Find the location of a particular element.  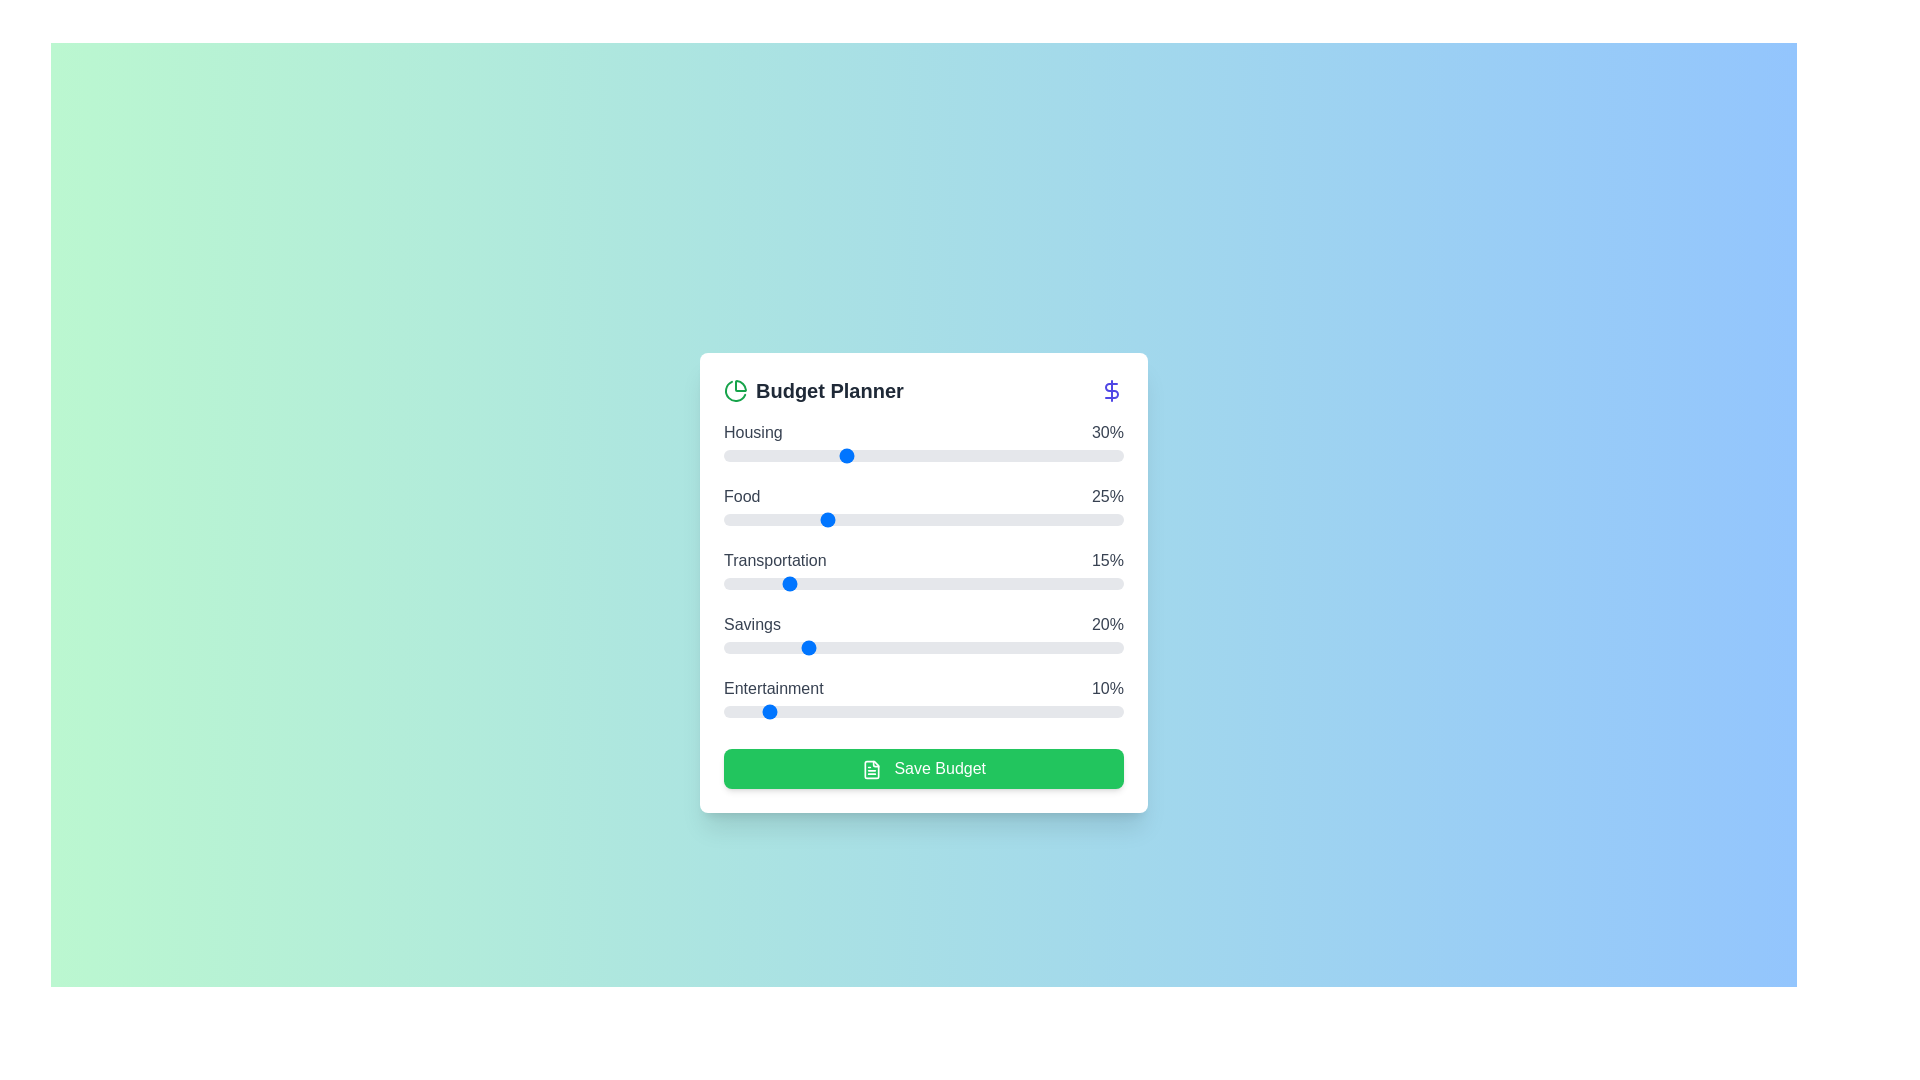

the slider for 'Food' to set its percentage to 35 is located at coordinates (864, 519).